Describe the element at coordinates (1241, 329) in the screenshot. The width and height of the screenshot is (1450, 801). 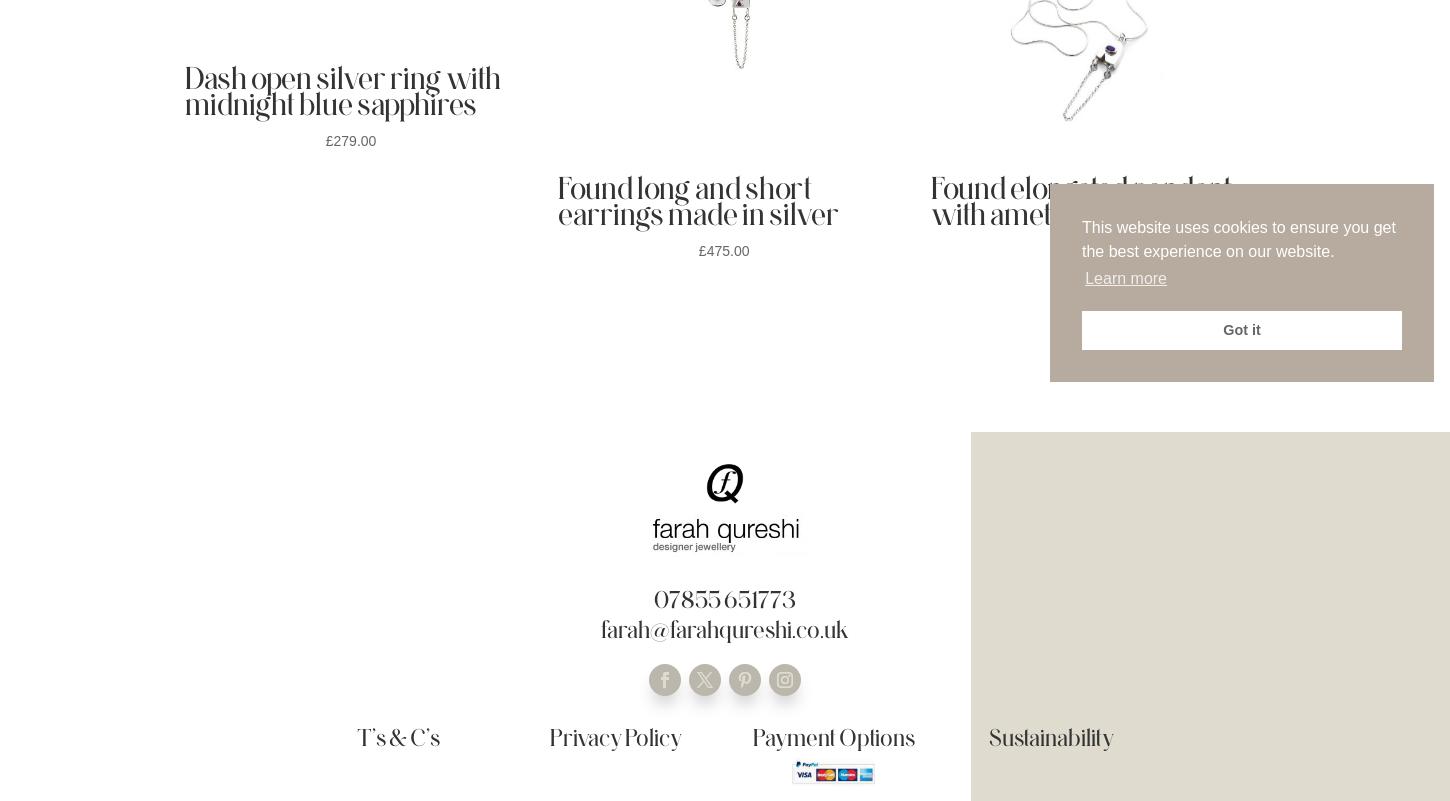
I see `'Got it'` at that location.